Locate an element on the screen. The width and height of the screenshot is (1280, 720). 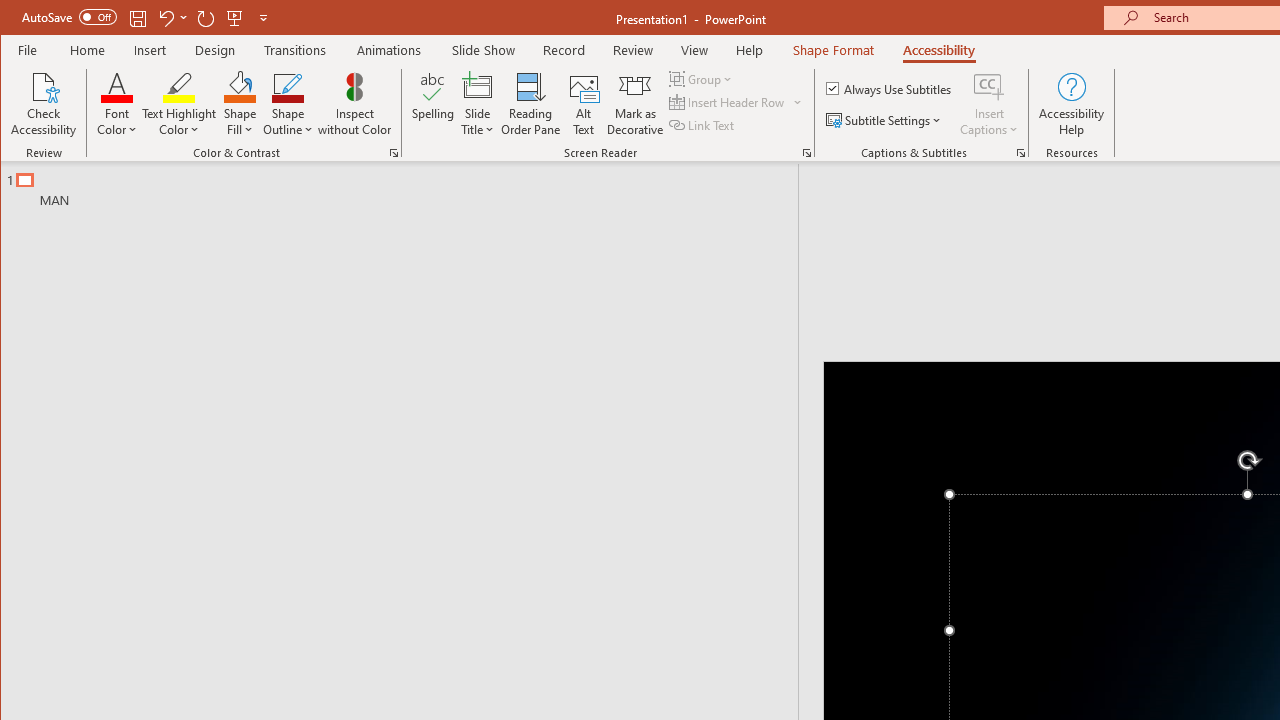
'Reading Order Pane' is located at coordinates (531, 104).